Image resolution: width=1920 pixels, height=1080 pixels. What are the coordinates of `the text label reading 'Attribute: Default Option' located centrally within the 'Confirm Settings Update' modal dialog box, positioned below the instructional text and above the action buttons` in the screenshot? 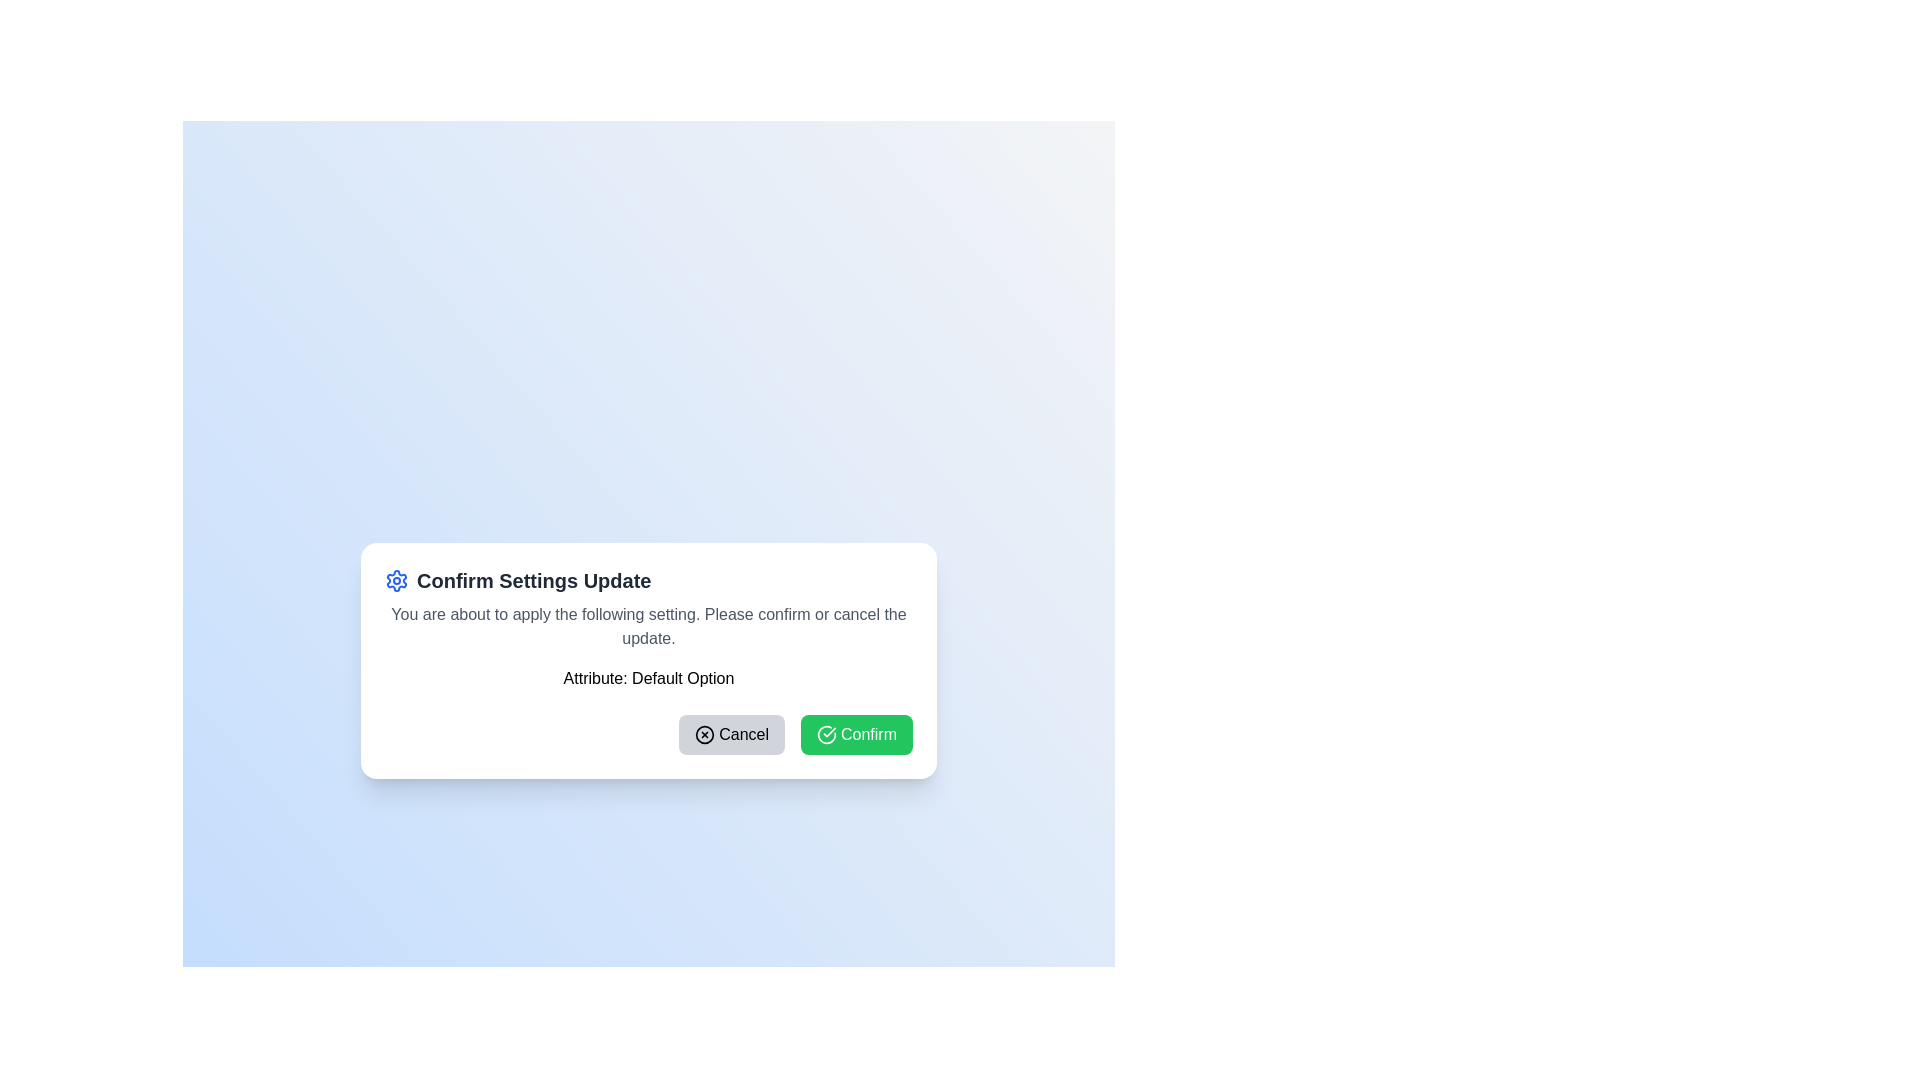 It's located at (648, 677).